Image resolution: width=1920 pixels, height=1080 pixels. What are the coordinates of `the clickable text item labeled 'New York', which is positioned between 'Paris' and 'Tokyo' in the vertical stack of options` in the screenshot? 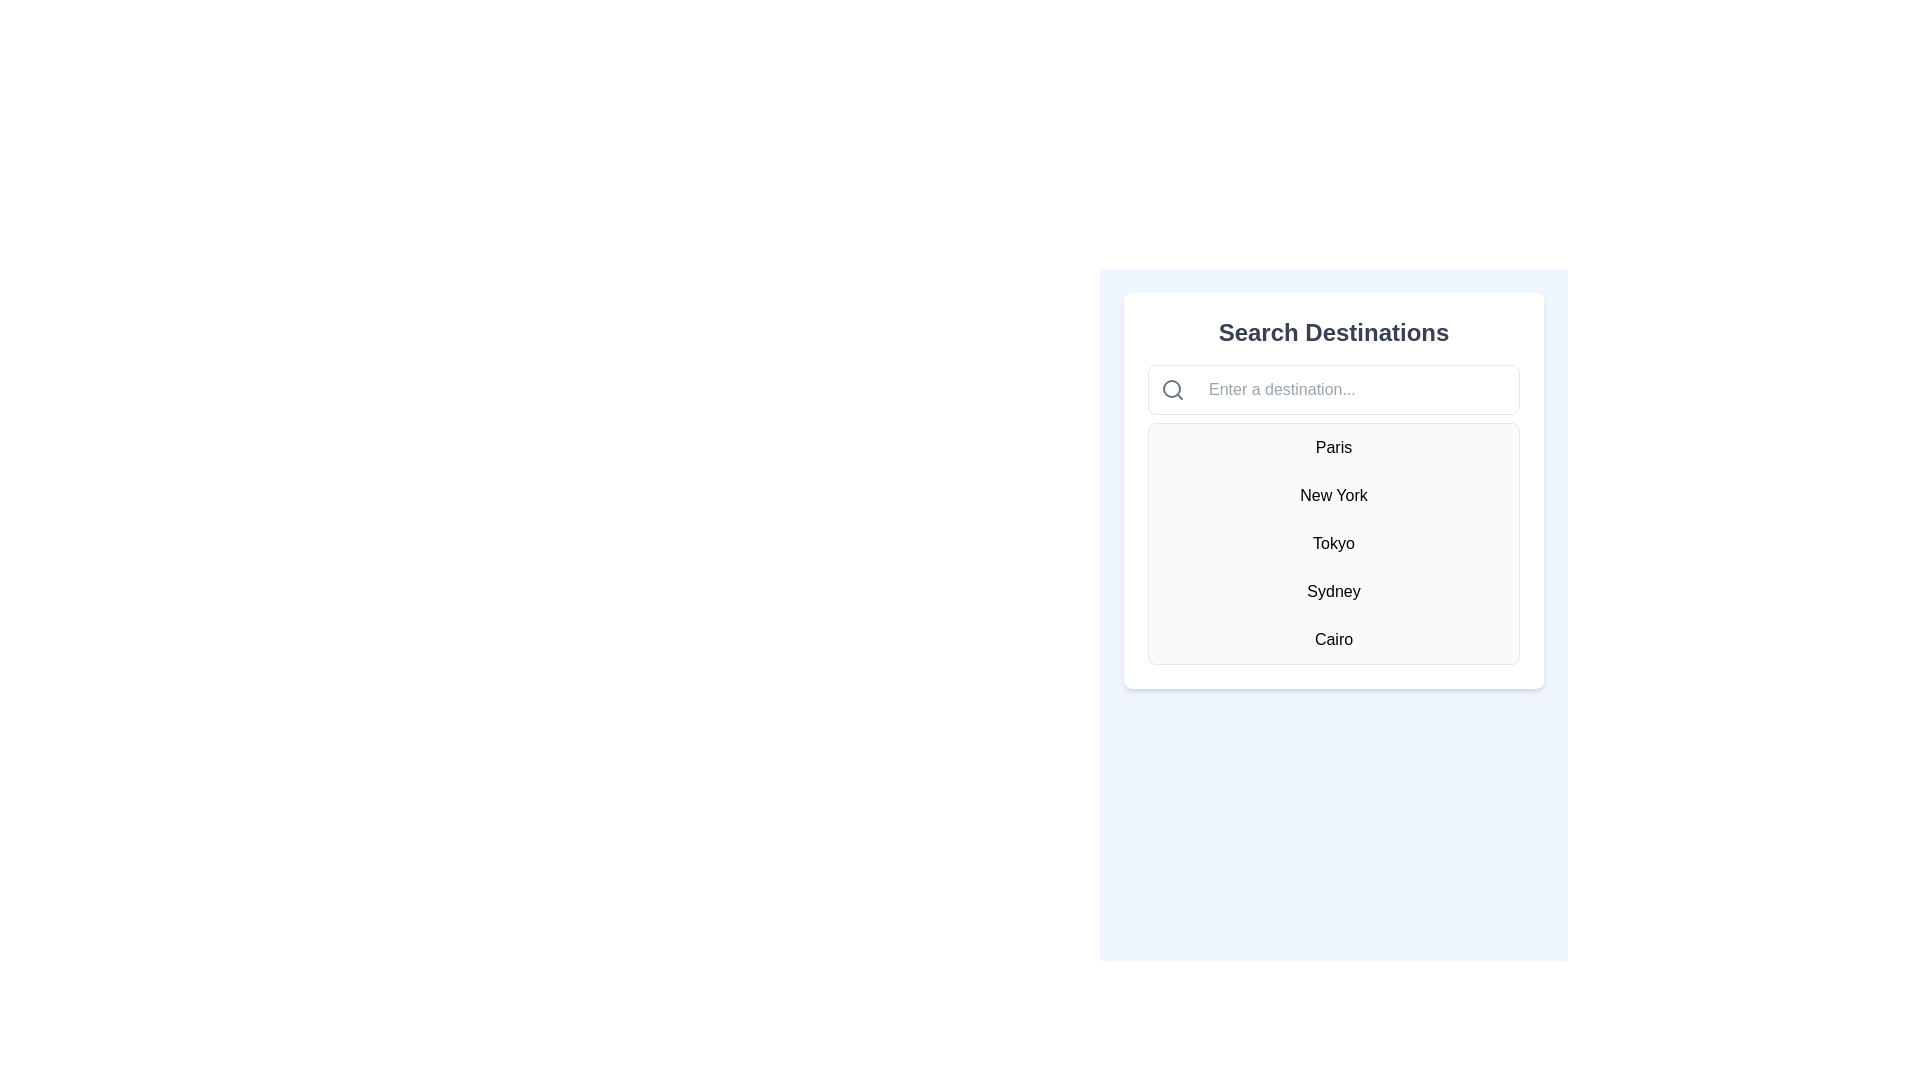 It's located at (1334, 490).